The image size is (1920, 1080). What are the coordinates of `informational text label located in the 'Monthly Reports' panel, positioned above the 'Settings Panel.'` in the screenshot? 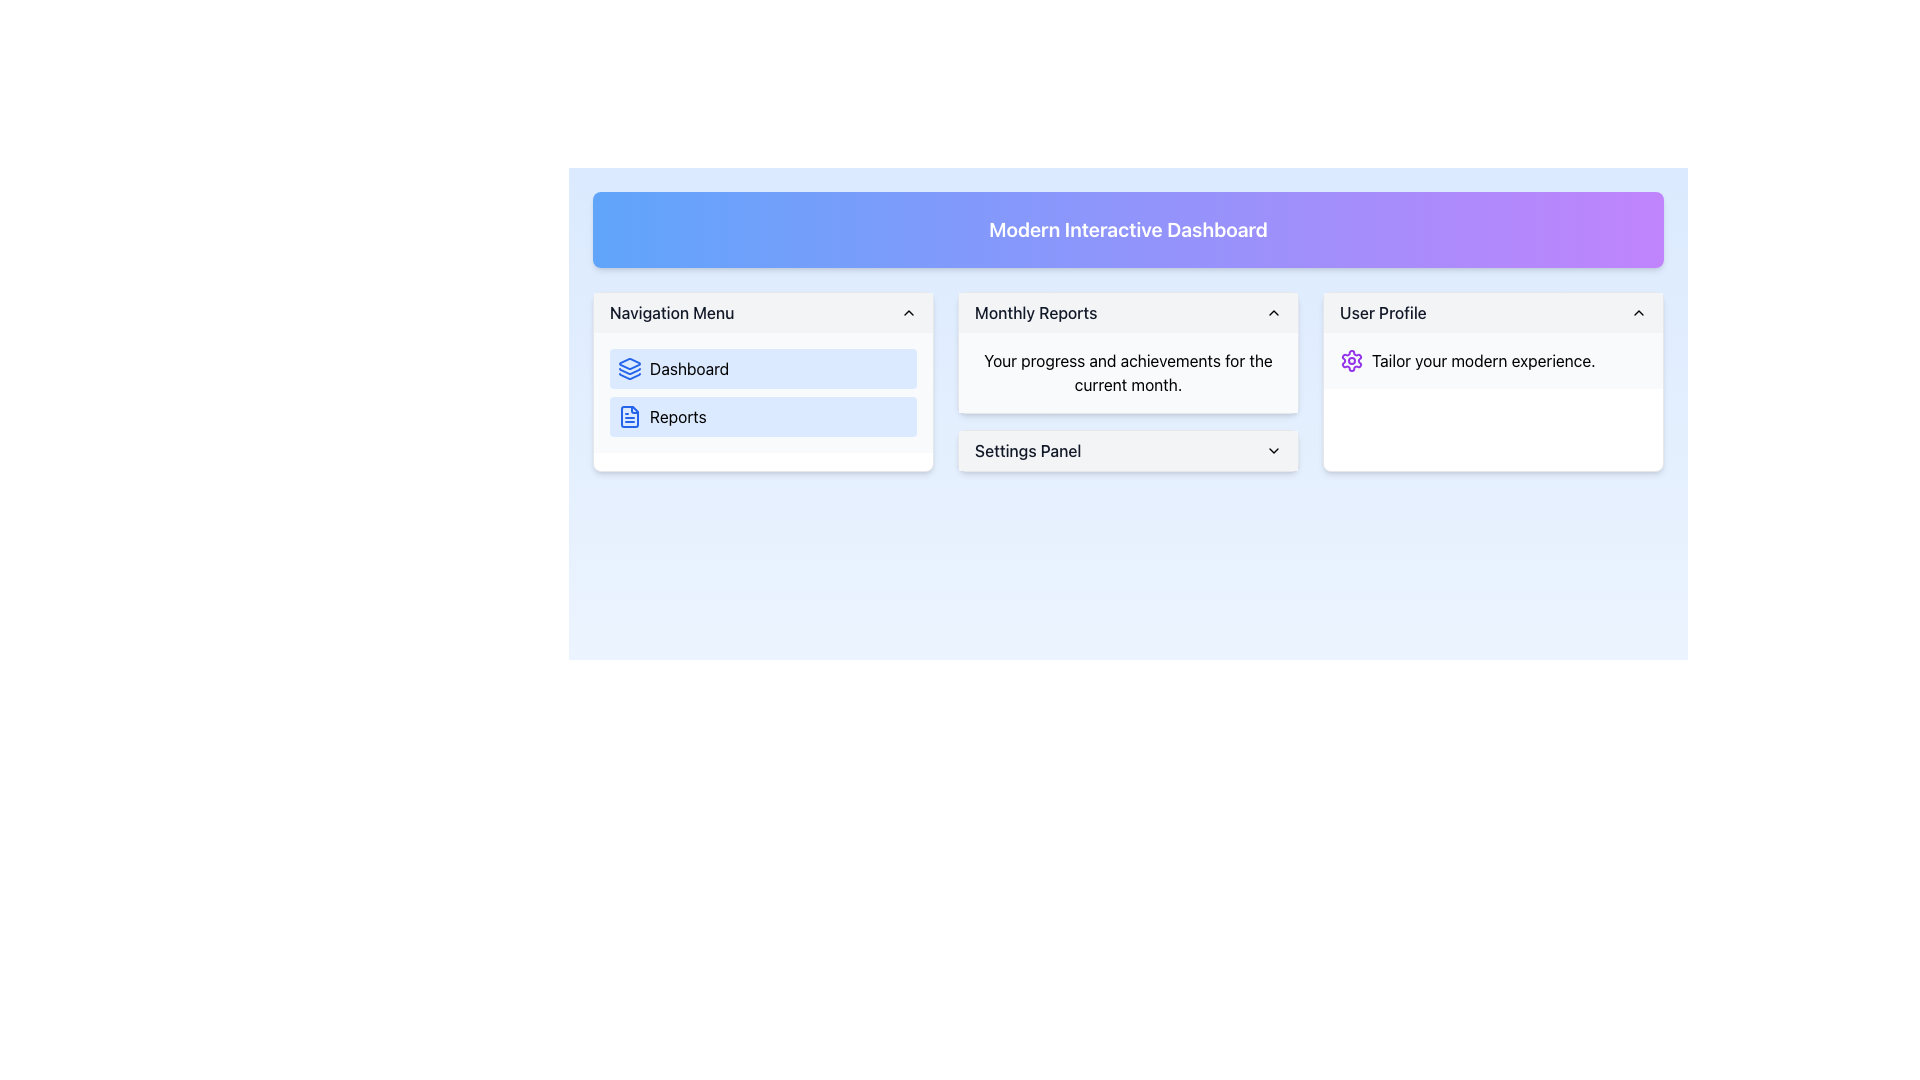 It's located at (1128, 373).